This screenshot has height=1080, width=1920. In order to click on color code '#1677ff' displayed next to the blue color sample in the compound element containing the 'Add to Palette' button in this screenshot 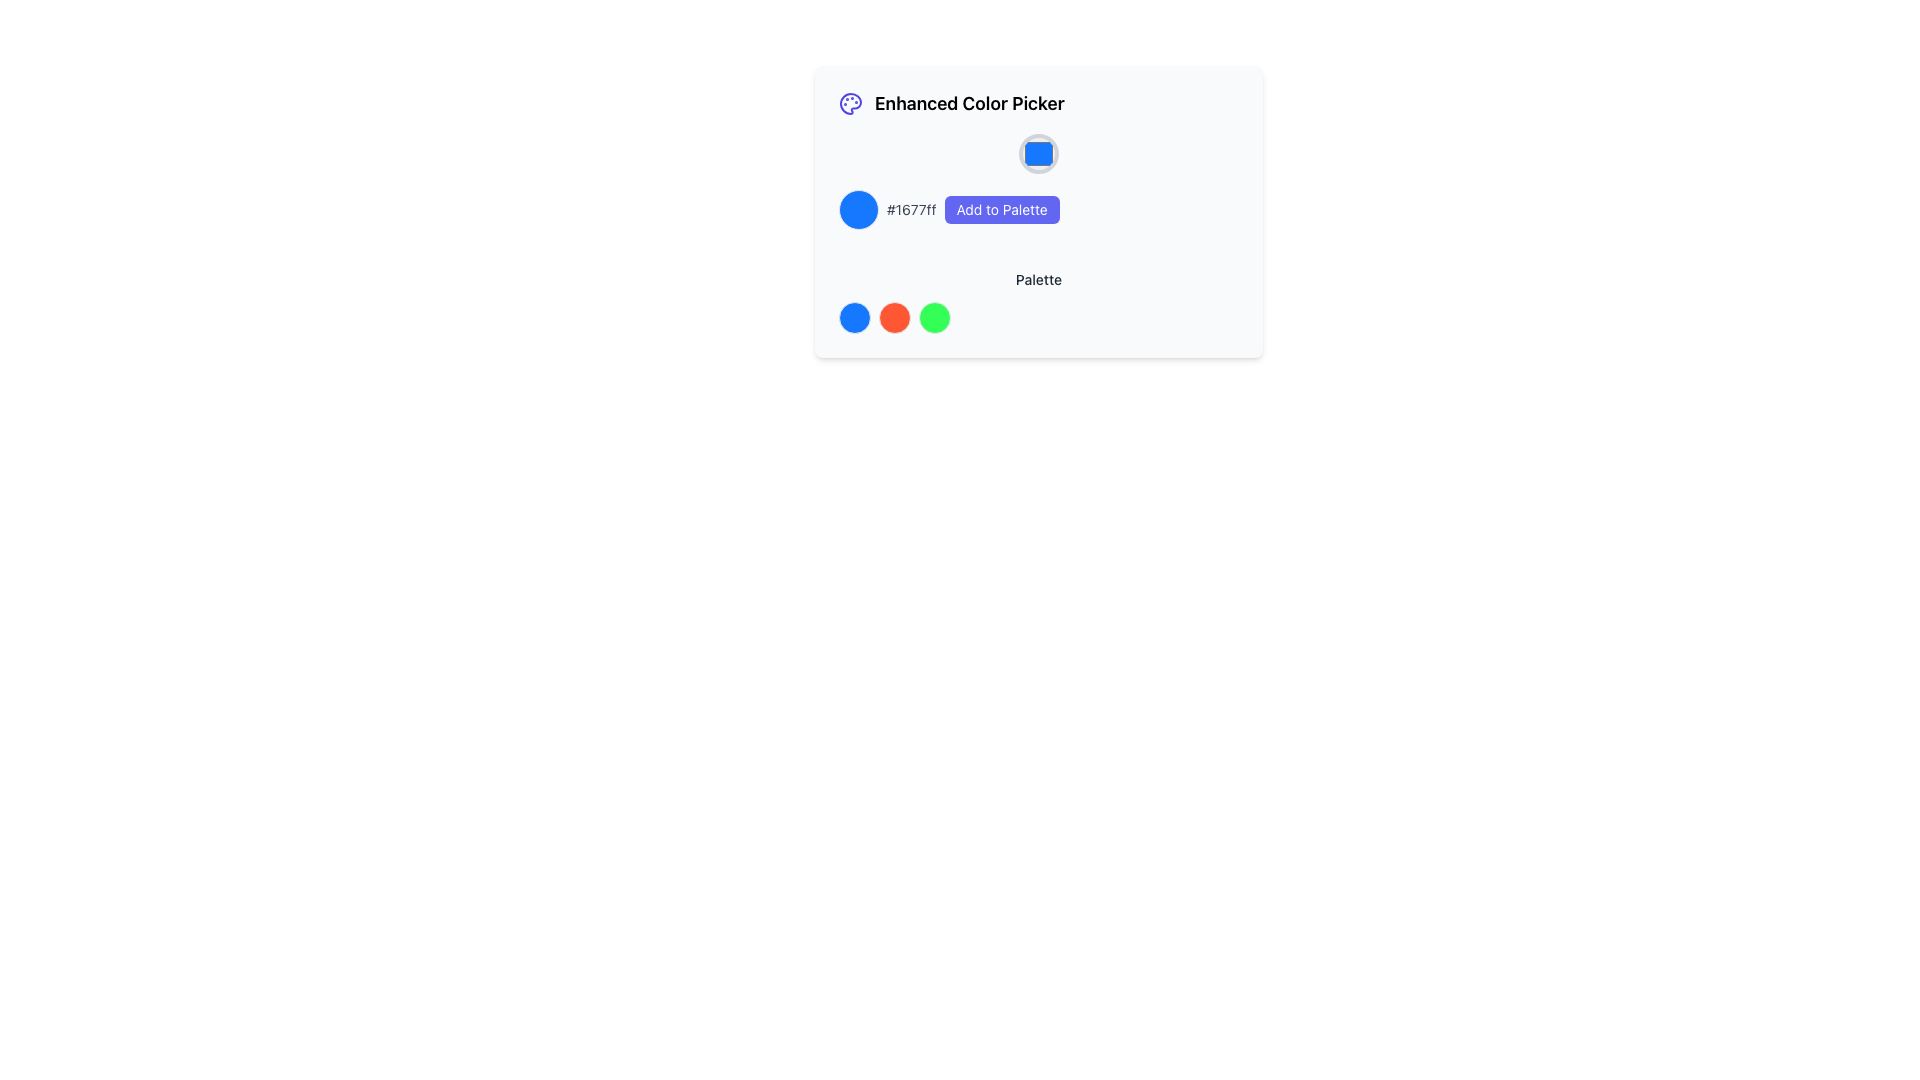, I will do `click(1038, 181)`.